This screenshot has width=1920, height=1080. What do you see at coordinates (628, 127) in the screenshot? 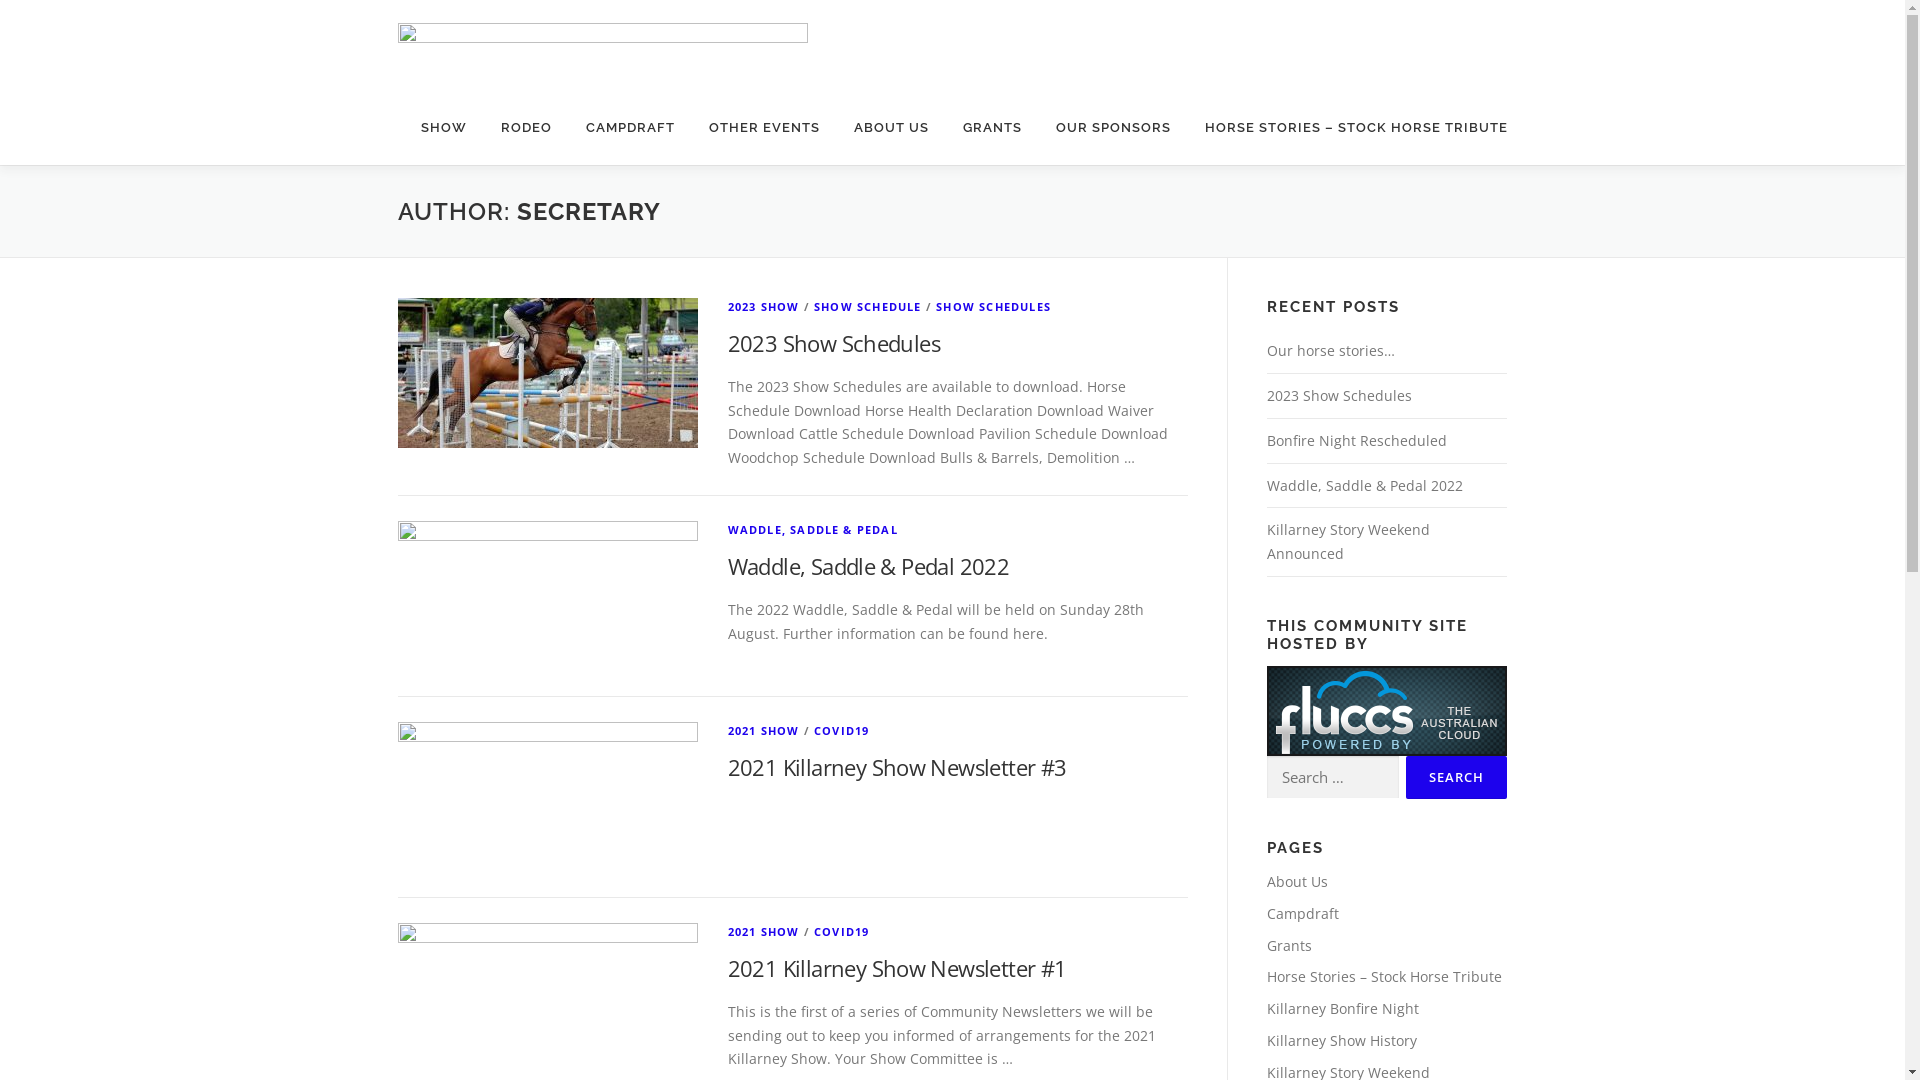
I see `'CAMPDRAFT'` at bounding box center [628, 127].